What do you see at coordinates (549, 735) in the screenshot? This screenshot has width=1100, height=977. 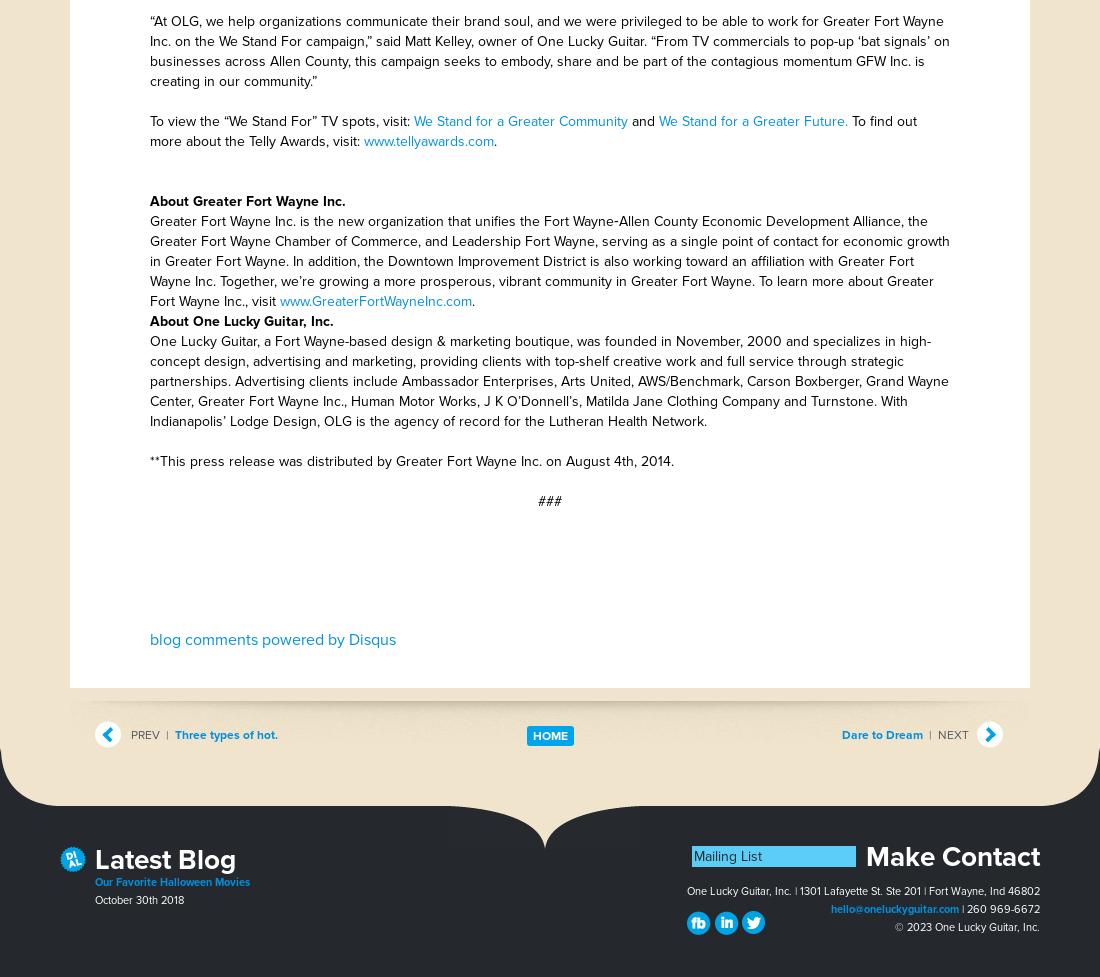 I see `'HOME'` at bounding box center [549, 735].